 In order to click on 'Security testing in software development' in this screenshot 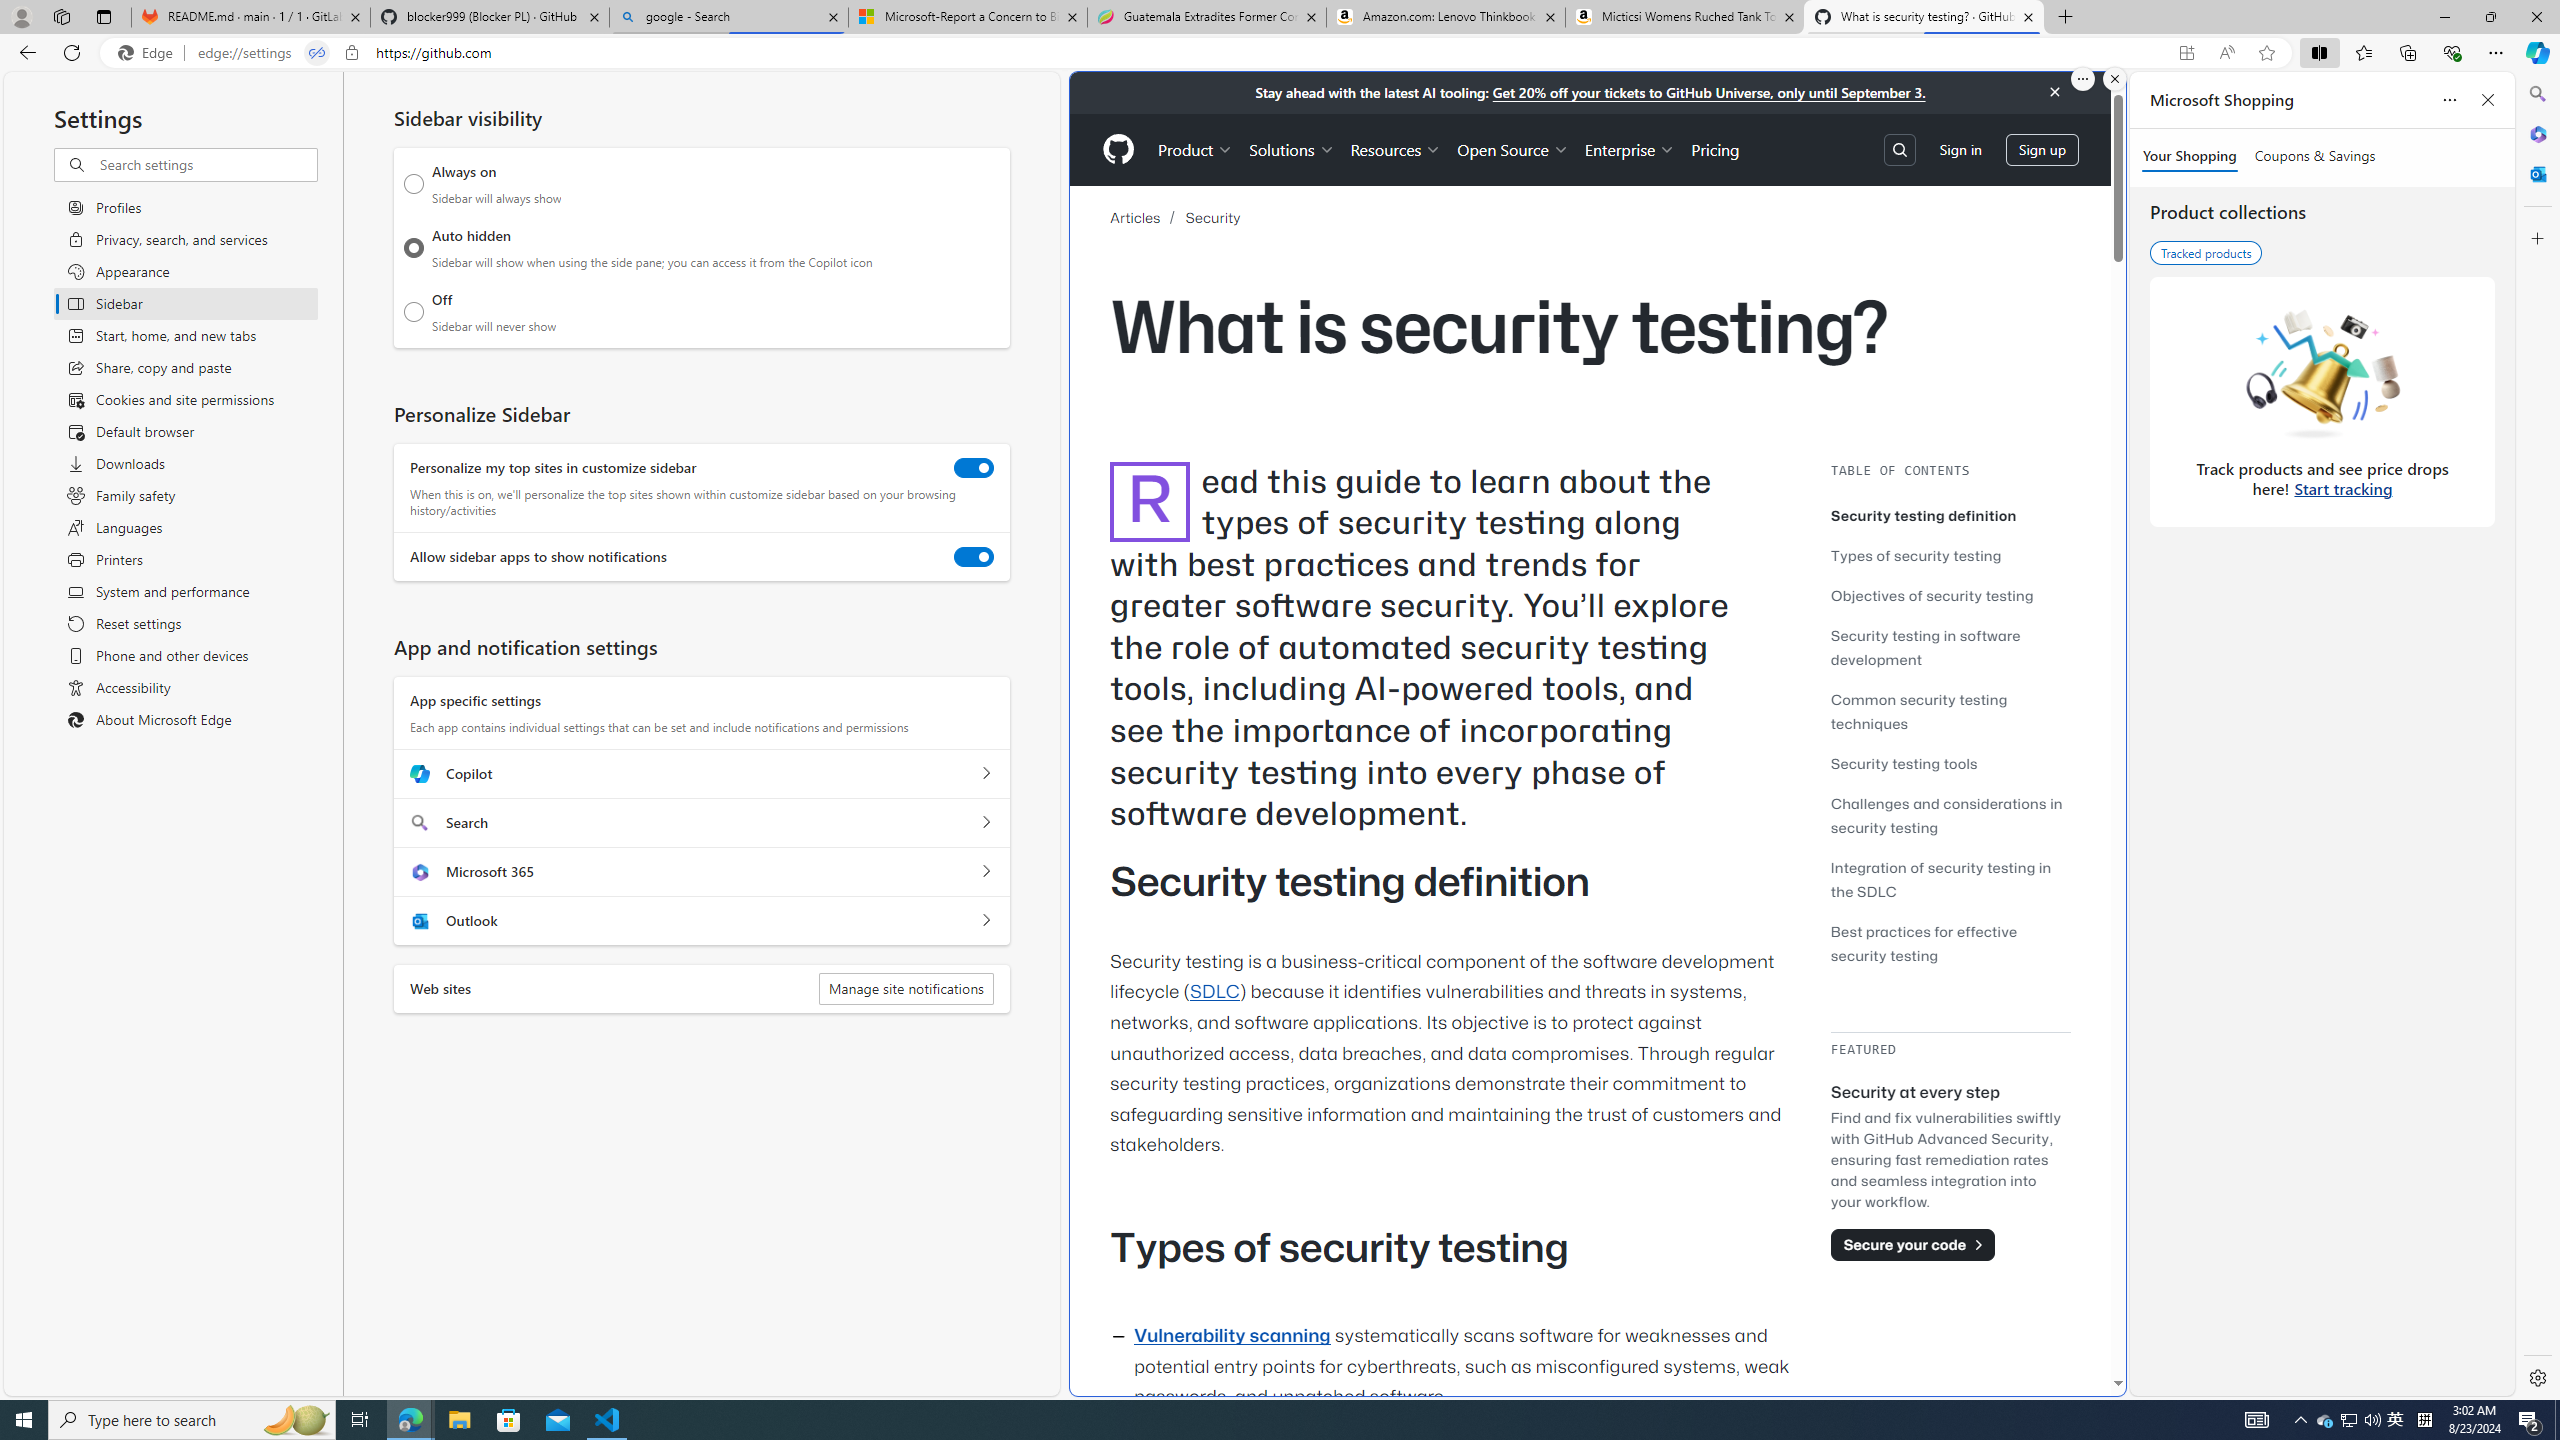, I will do `click(1924, 647)`.